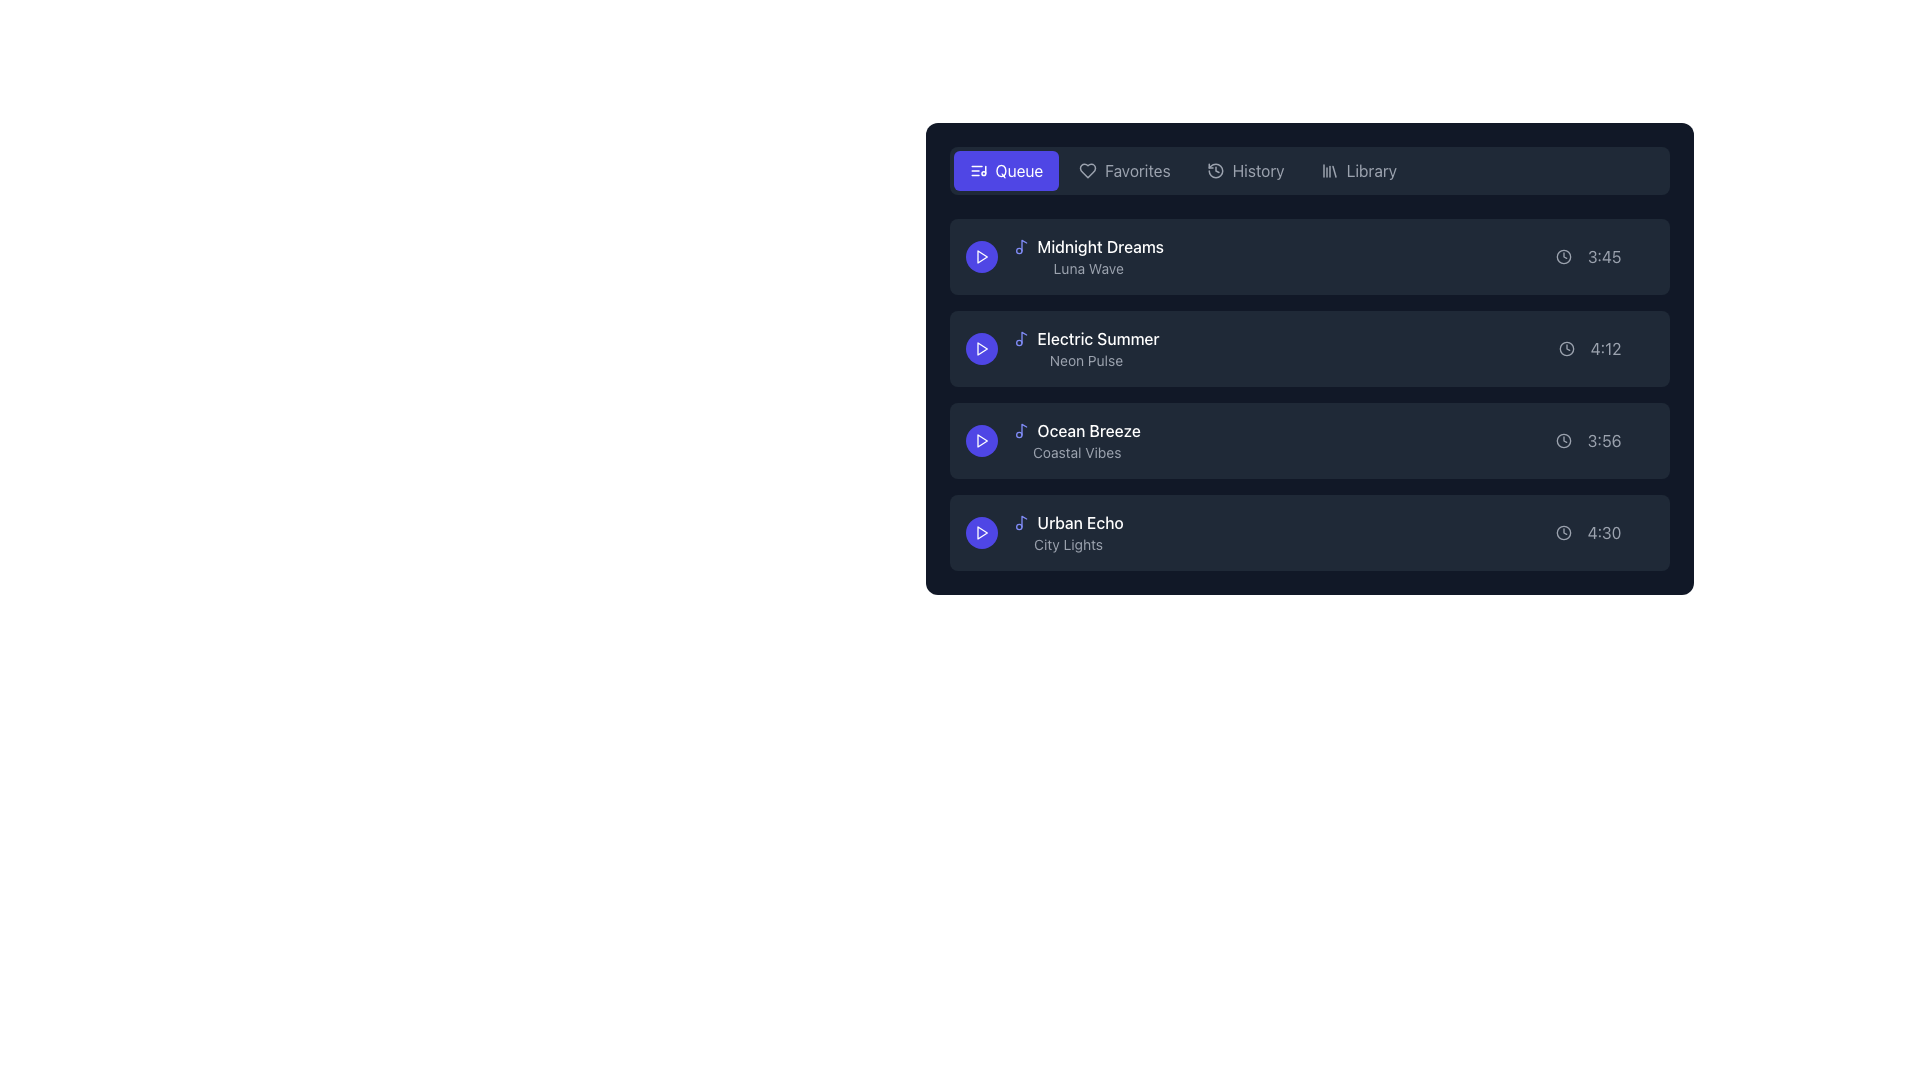  What do you see at coordinates (1088, 430) in the screenshot?
I see `the text label displaying 'Ocean Breeze', which is styled with a medium-weight font and aligned horizontally next to a musical note icon in the third entry of a vertical list` at bounding box center [1088, 430].